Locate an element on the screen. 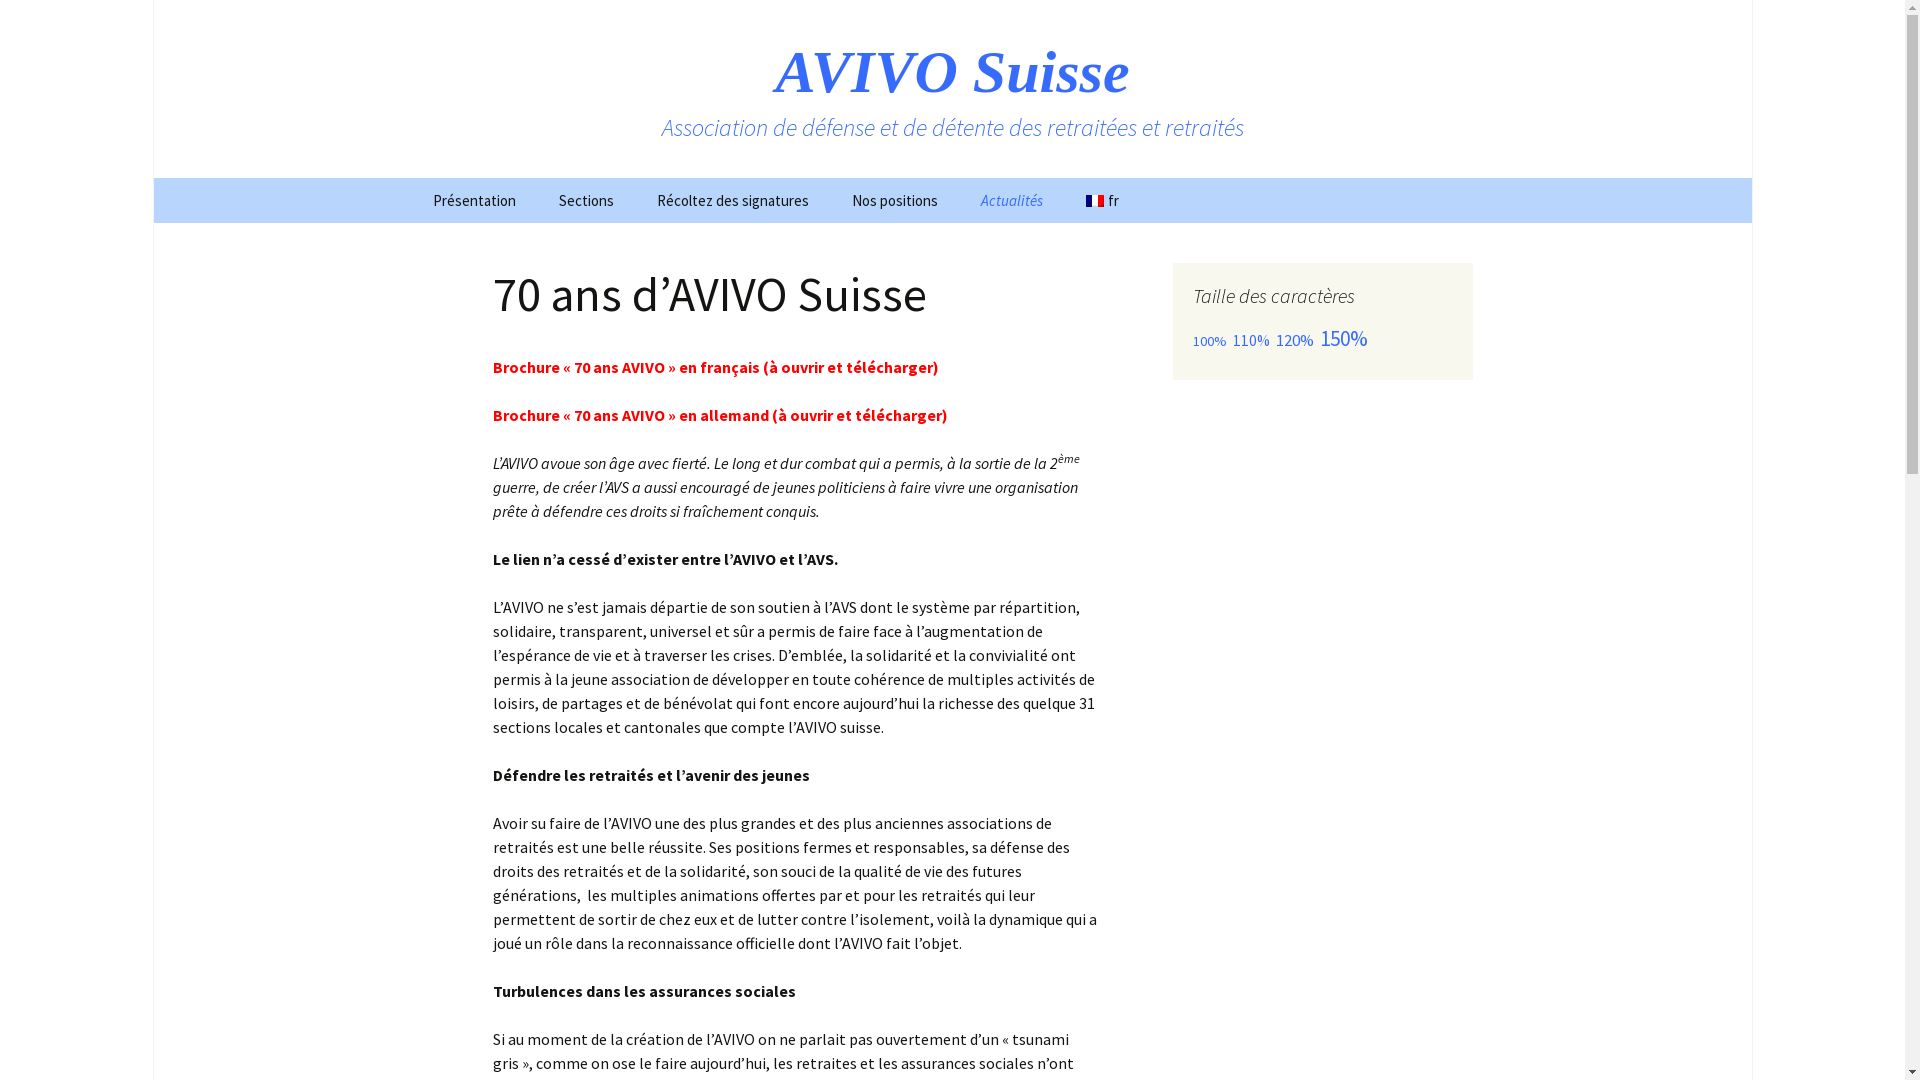  'fr' is located at coordinates (1101, 200).